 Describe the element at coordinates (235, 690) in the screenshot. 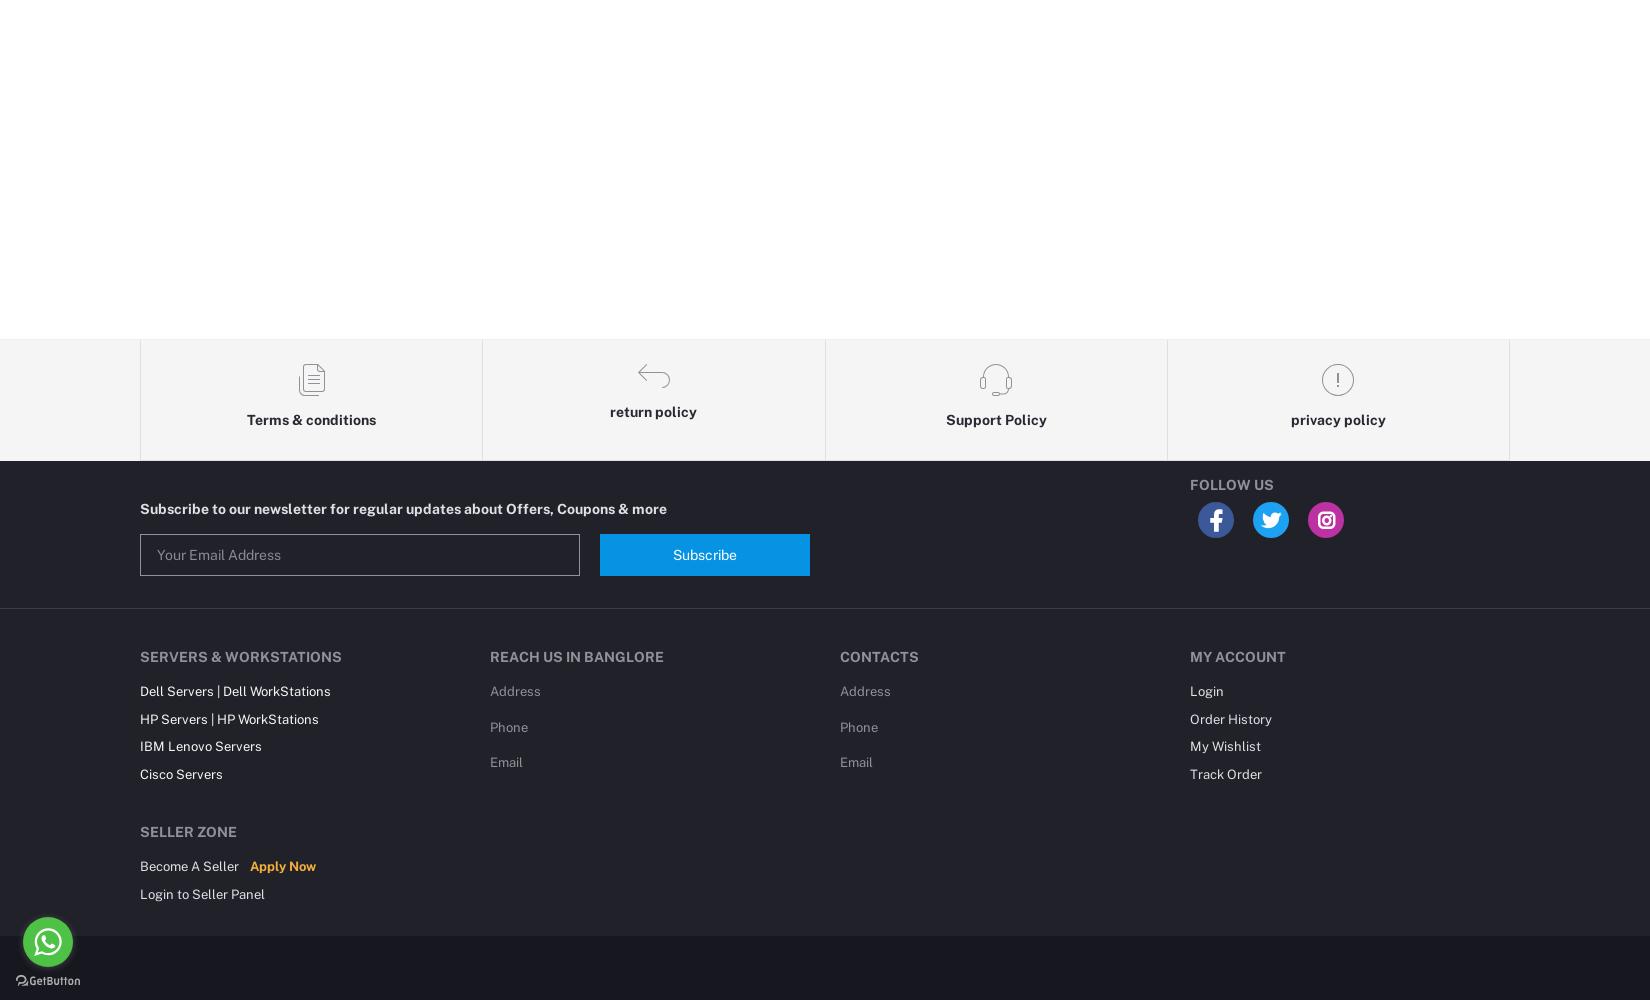

I see `'Dell Servers | Dell WorkStations'` at that location.